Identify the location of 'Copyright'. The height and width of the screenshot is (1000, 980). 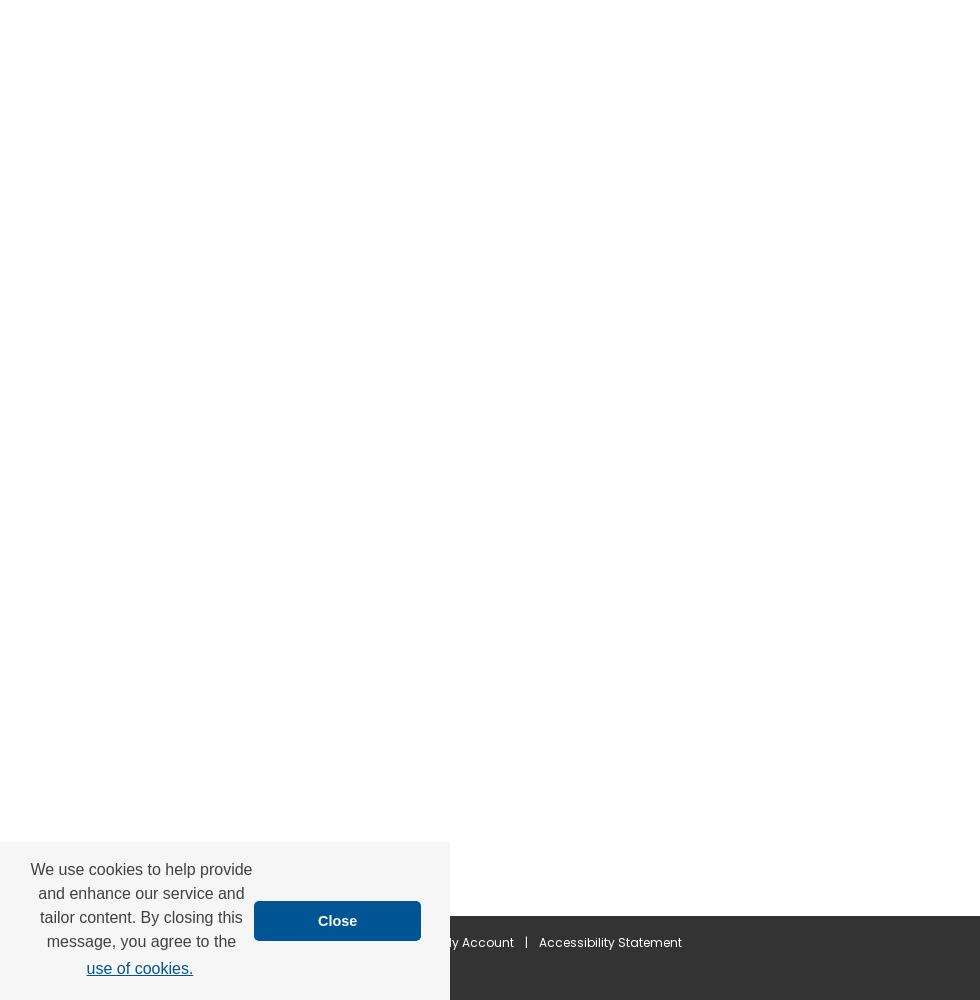
(354, 966).